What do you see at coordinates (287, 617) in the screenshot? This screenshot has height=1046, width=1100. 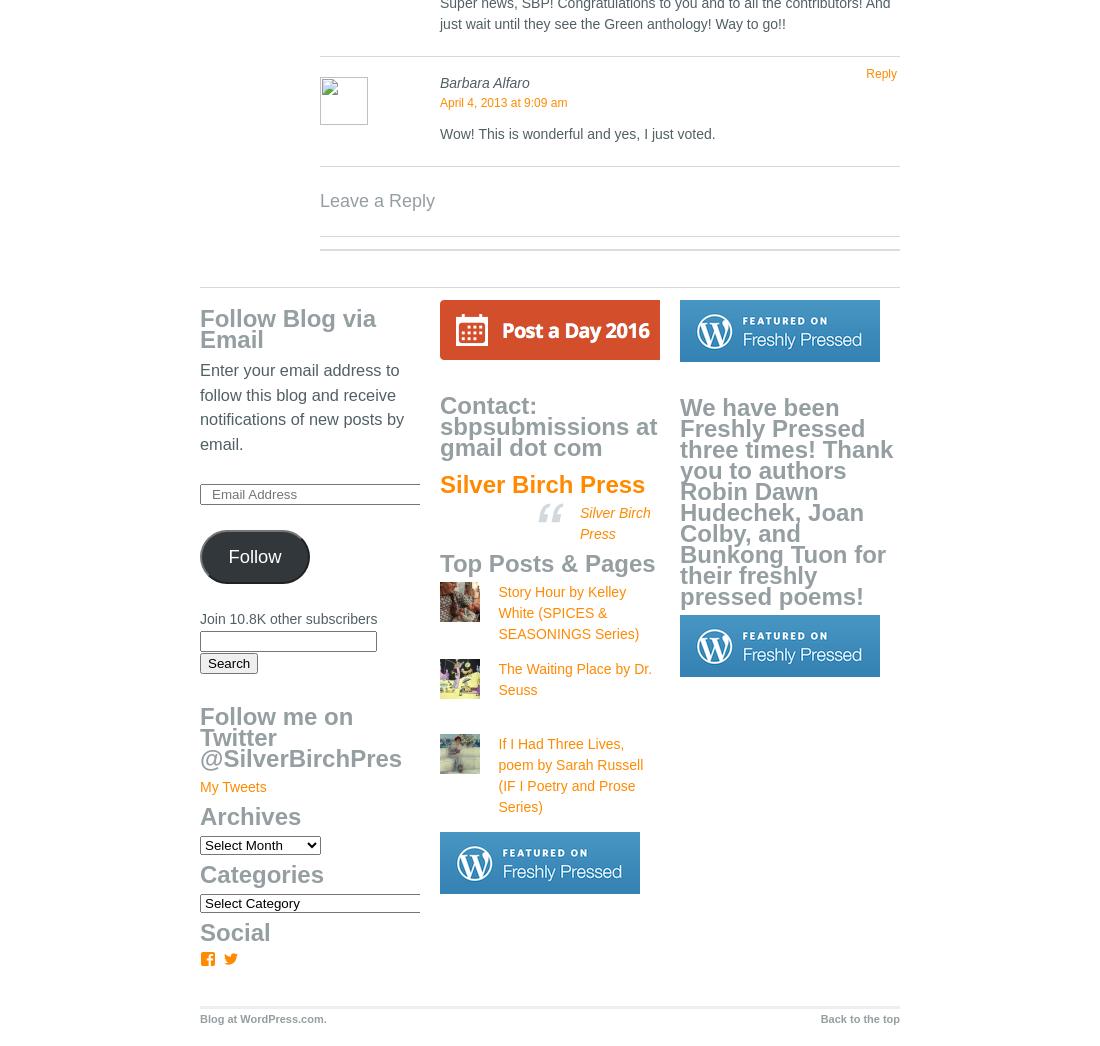 I see `'Join 10.8K other subscribers'` at bounding box center [287, 617].